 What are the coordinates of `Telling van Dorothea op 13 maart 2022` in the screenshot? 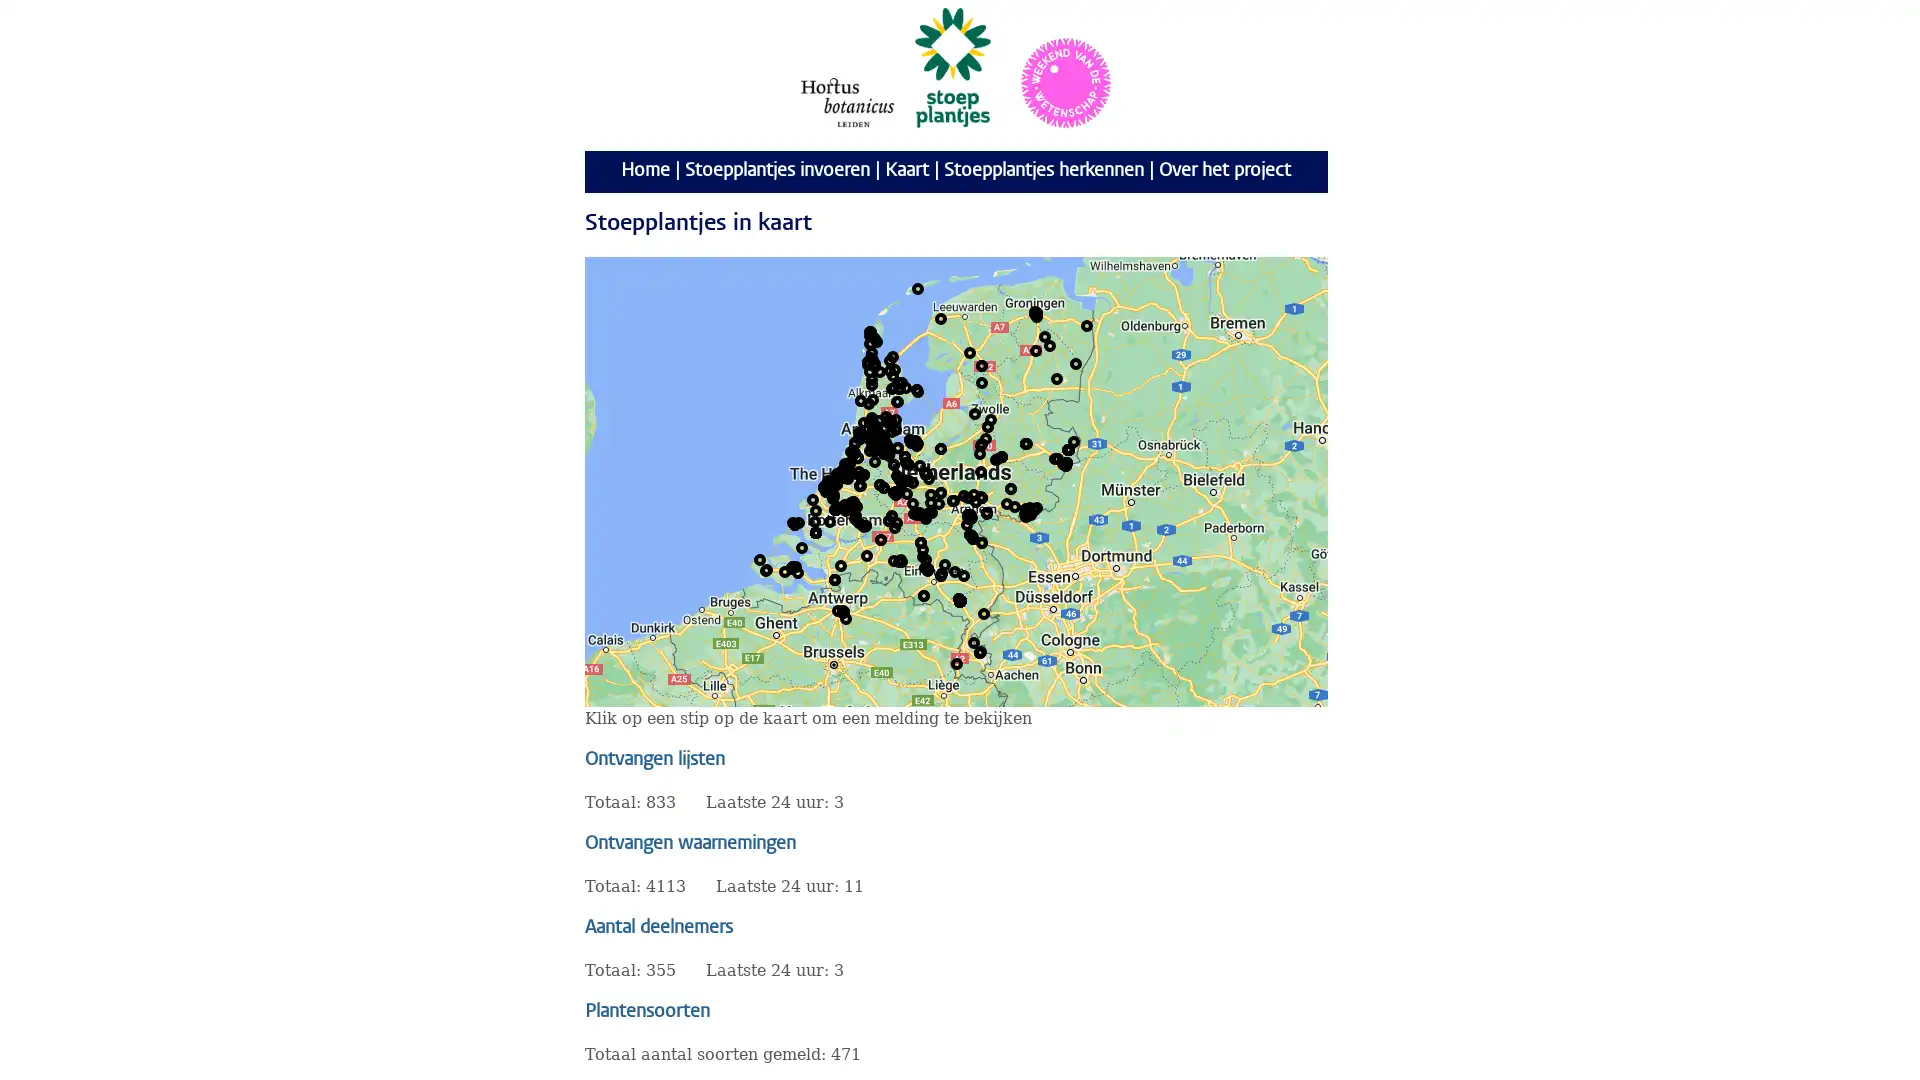 It's located at (896, 446).